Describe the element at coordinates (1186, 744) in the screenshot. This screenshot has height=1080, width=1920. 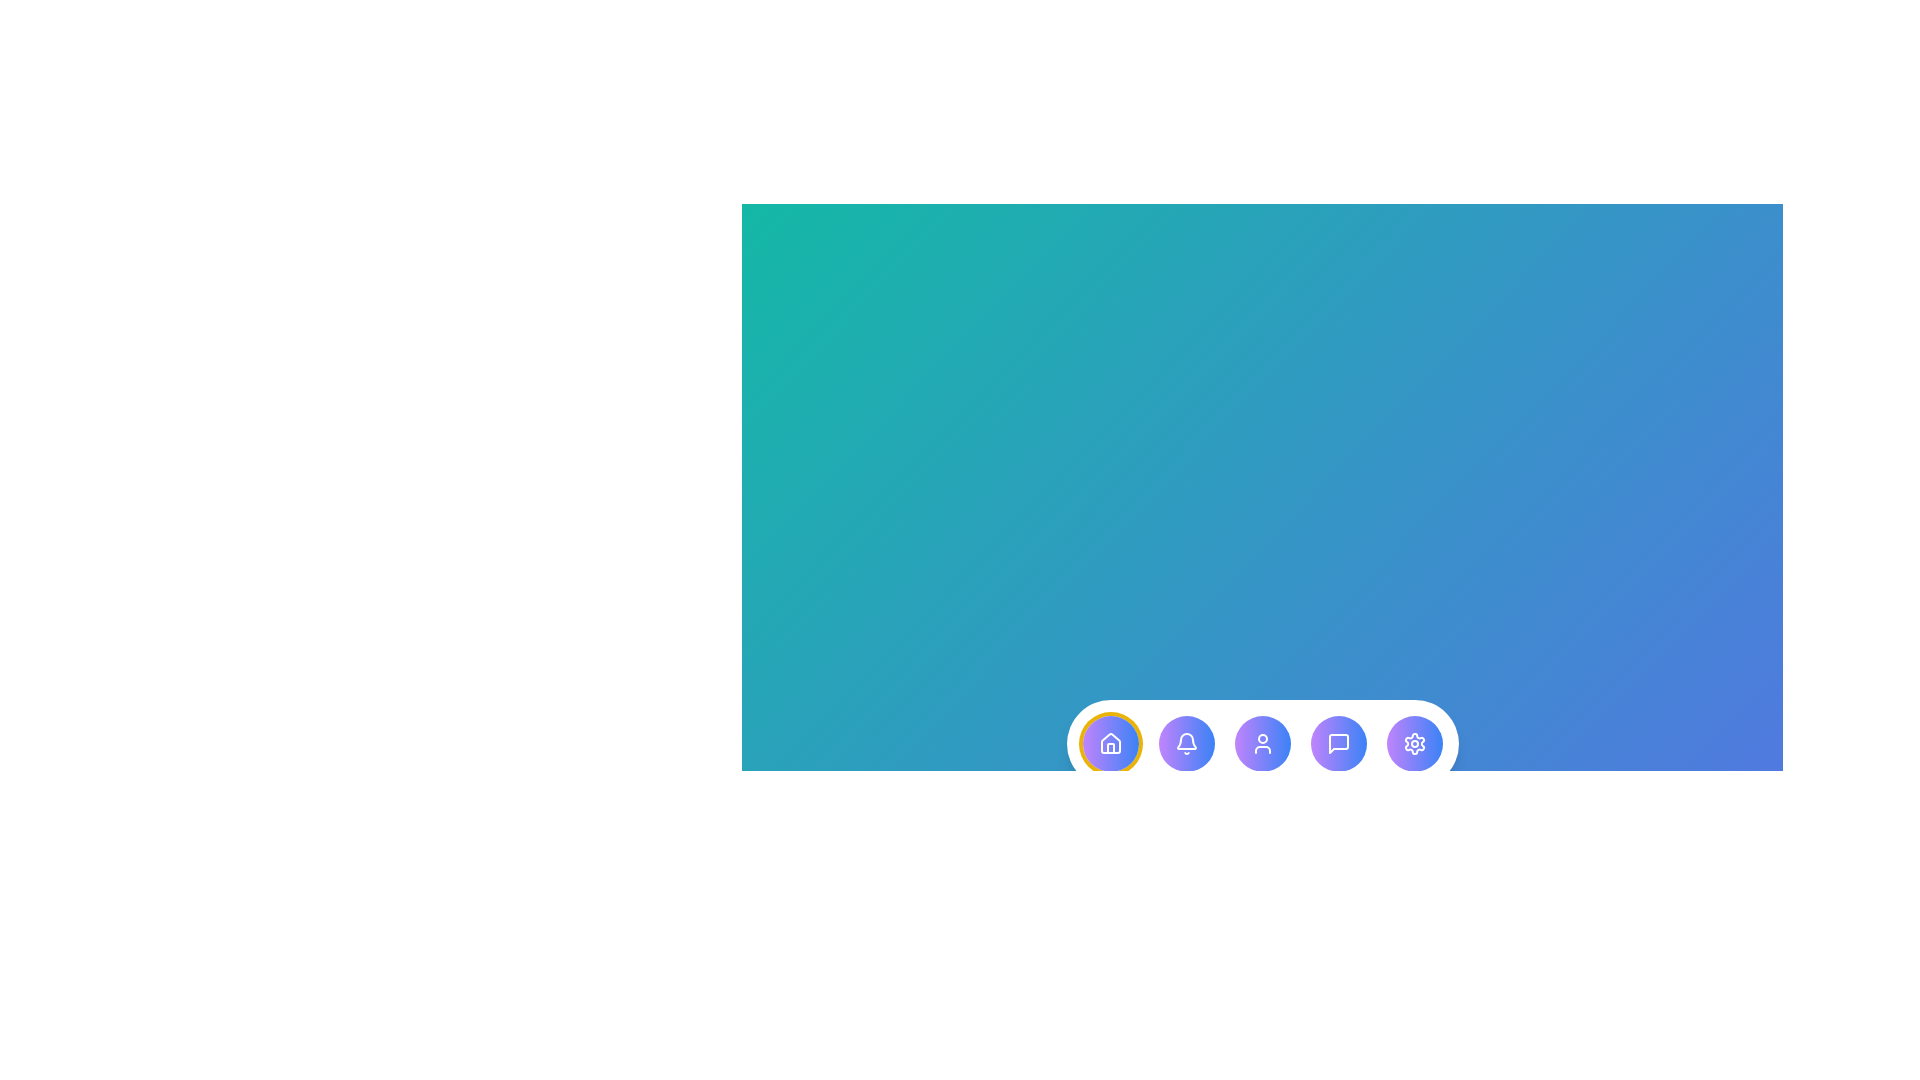
I see `the menu item corresponding to Notification` at that location.